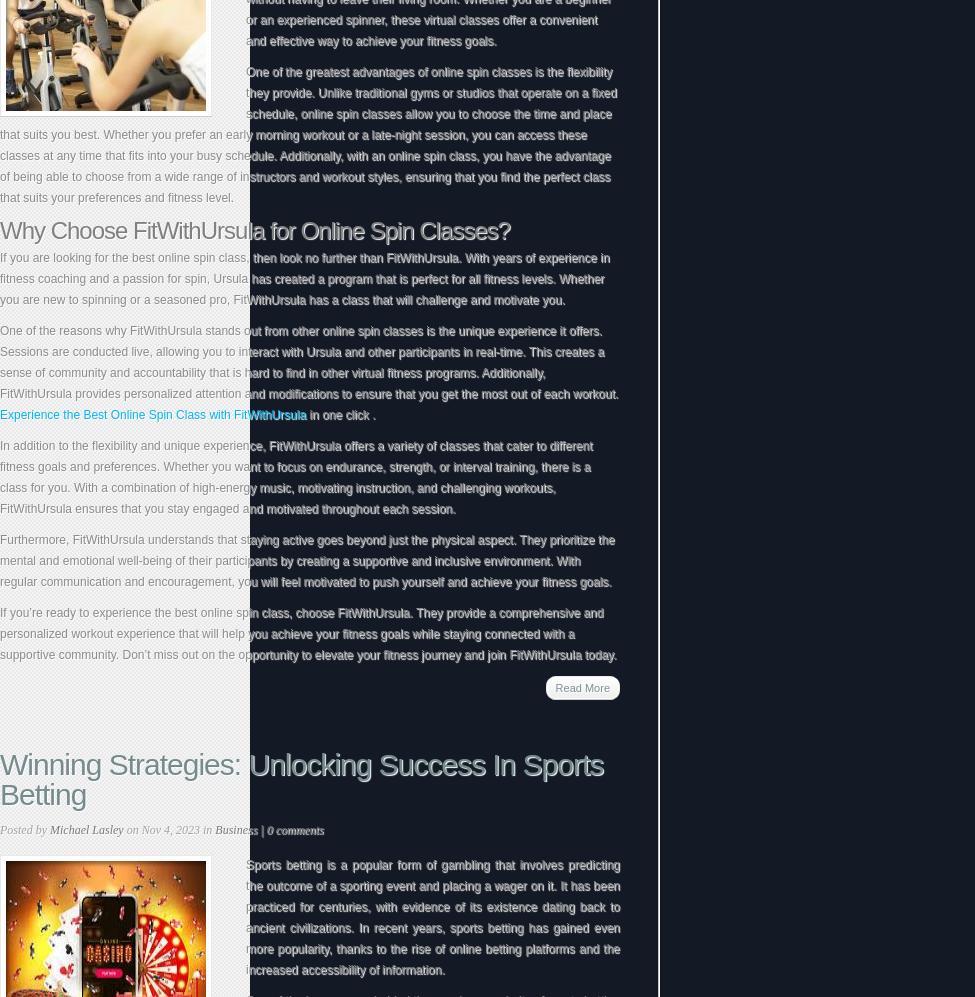 The height and width of the screenshot is (997, 975). I want to click on 'Posted  by', so click(0, 830).